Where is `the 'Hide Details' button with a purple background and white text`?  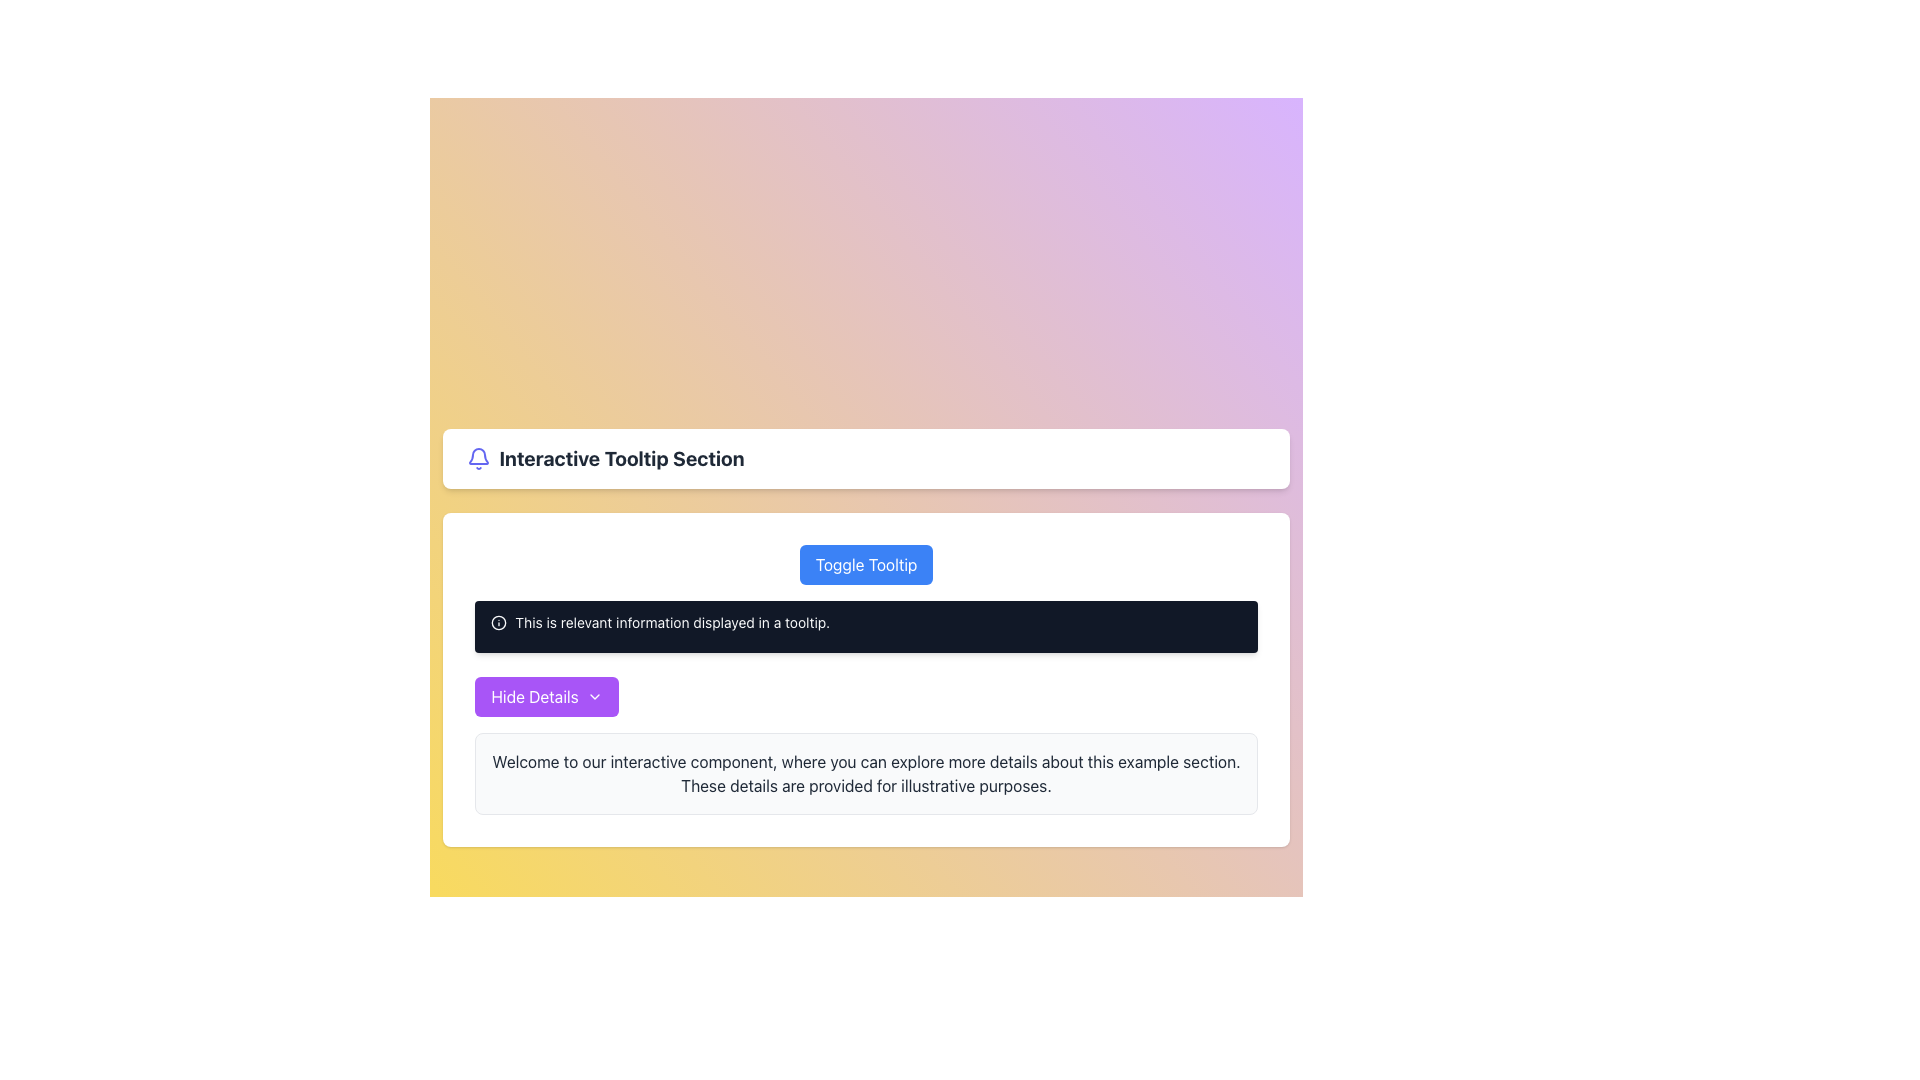 the 'Hide Details' button with a purple background and white text is located at coordinates (547, 696).